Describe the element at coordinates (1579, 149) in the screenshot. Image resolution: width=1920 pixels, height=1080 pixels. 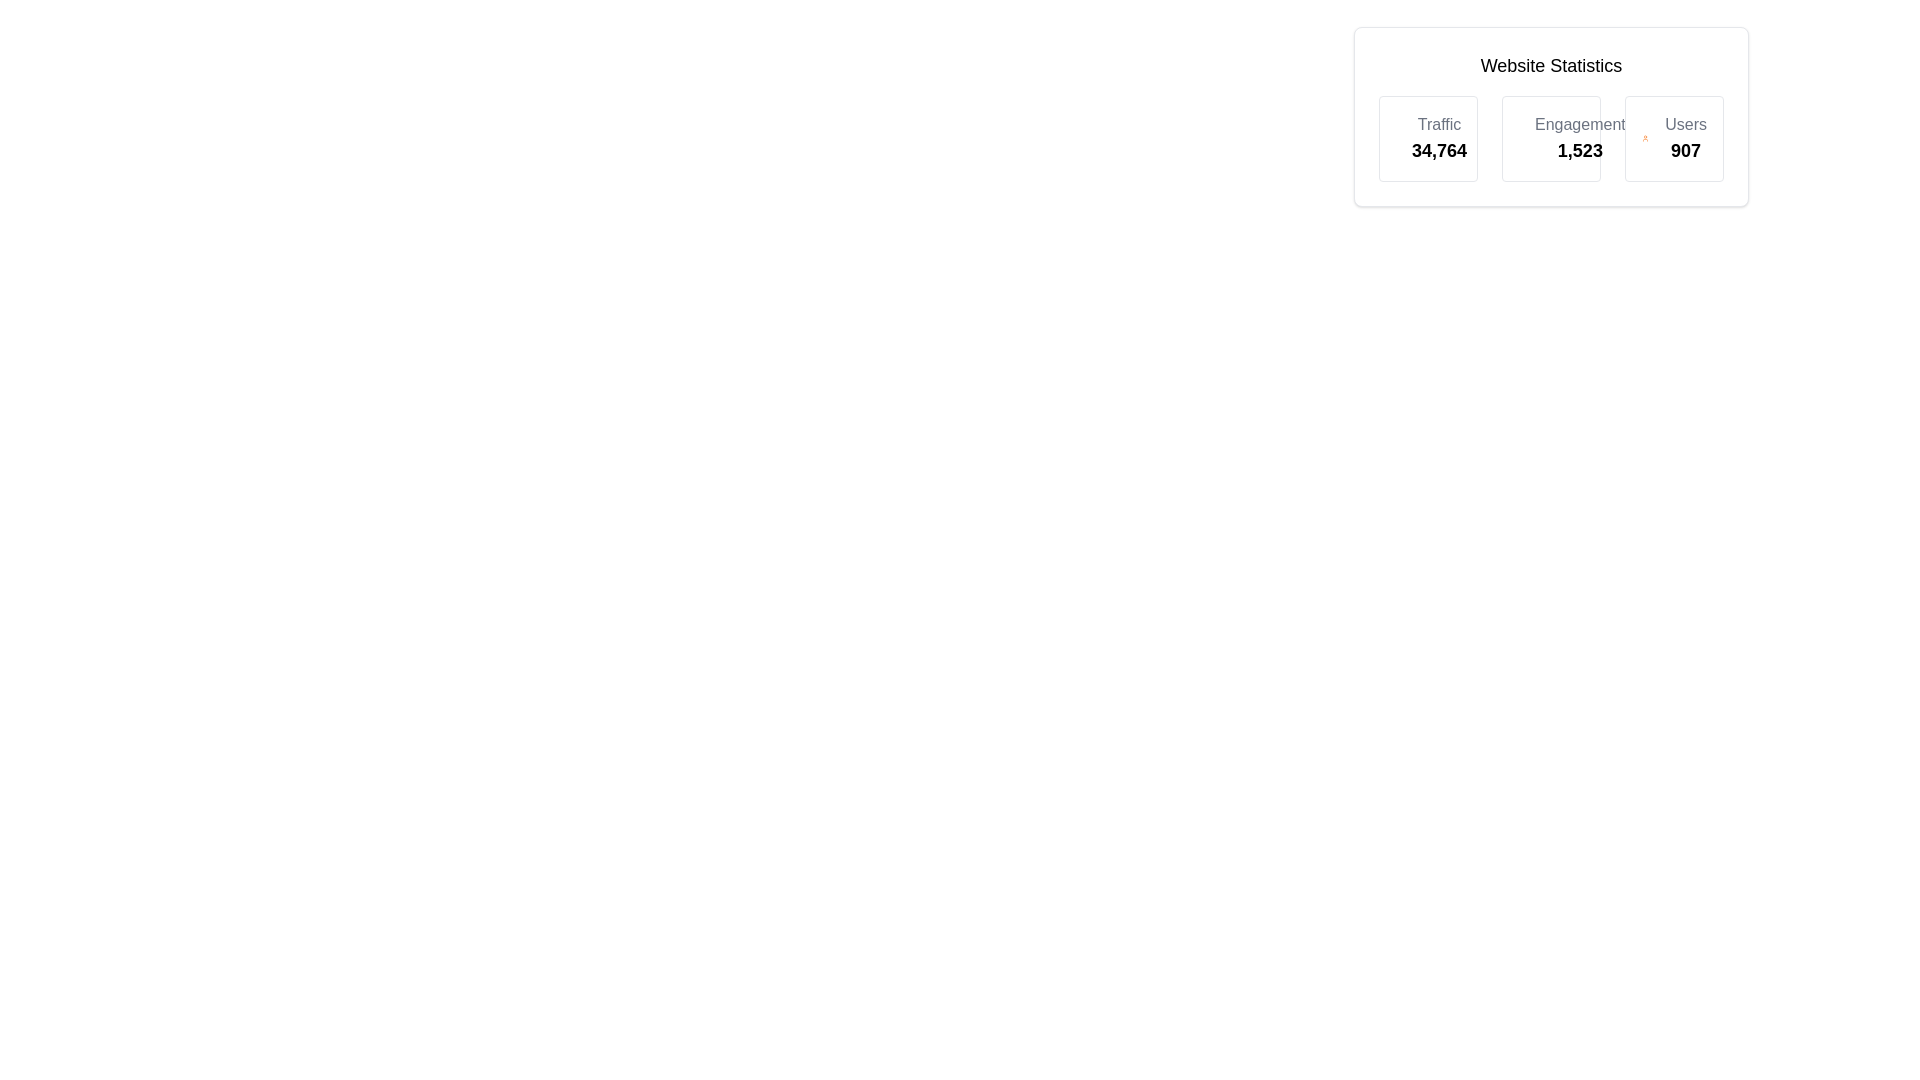
I see `the Text label that indicates the engagement metric, positioned below the 'Engagement' label and between 'Traffic' and 'Users'` at that location.